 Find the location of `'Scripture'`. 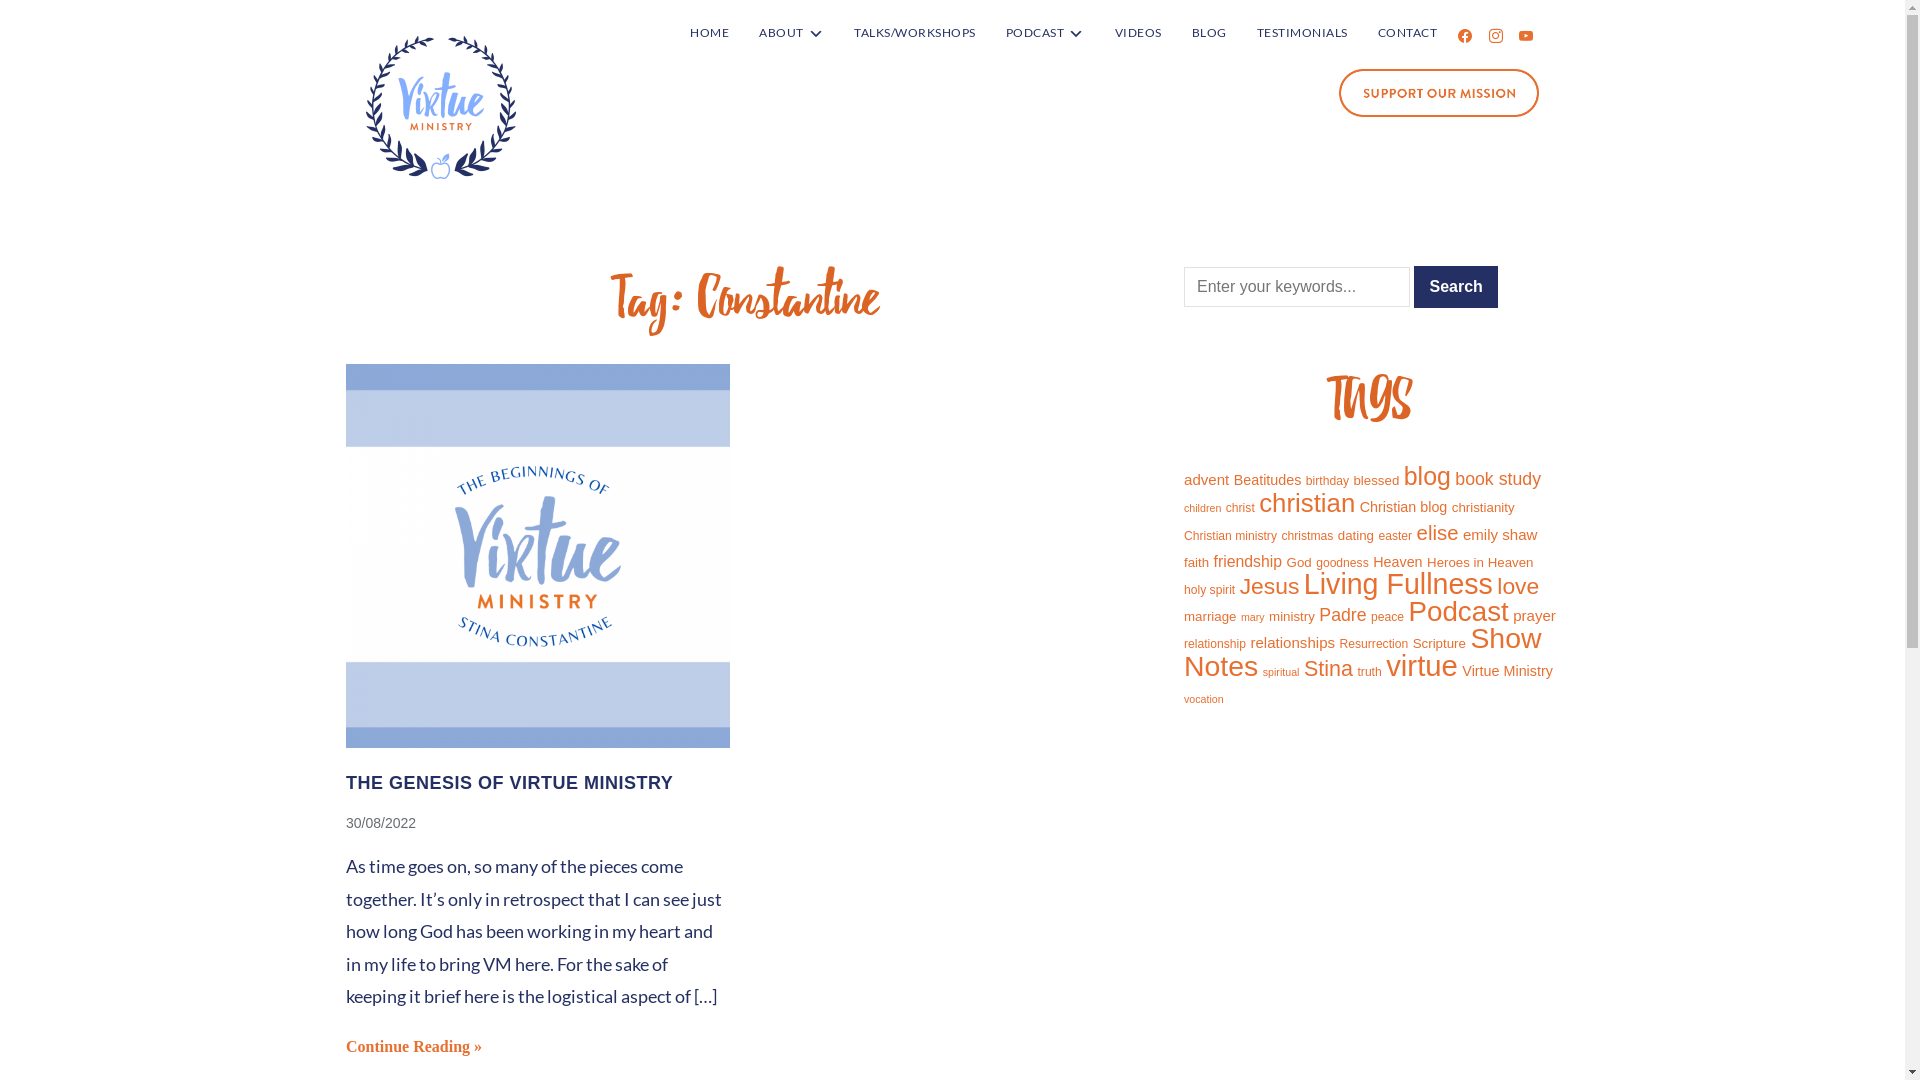

'Scripture' is located at coordinates (1438, 643).